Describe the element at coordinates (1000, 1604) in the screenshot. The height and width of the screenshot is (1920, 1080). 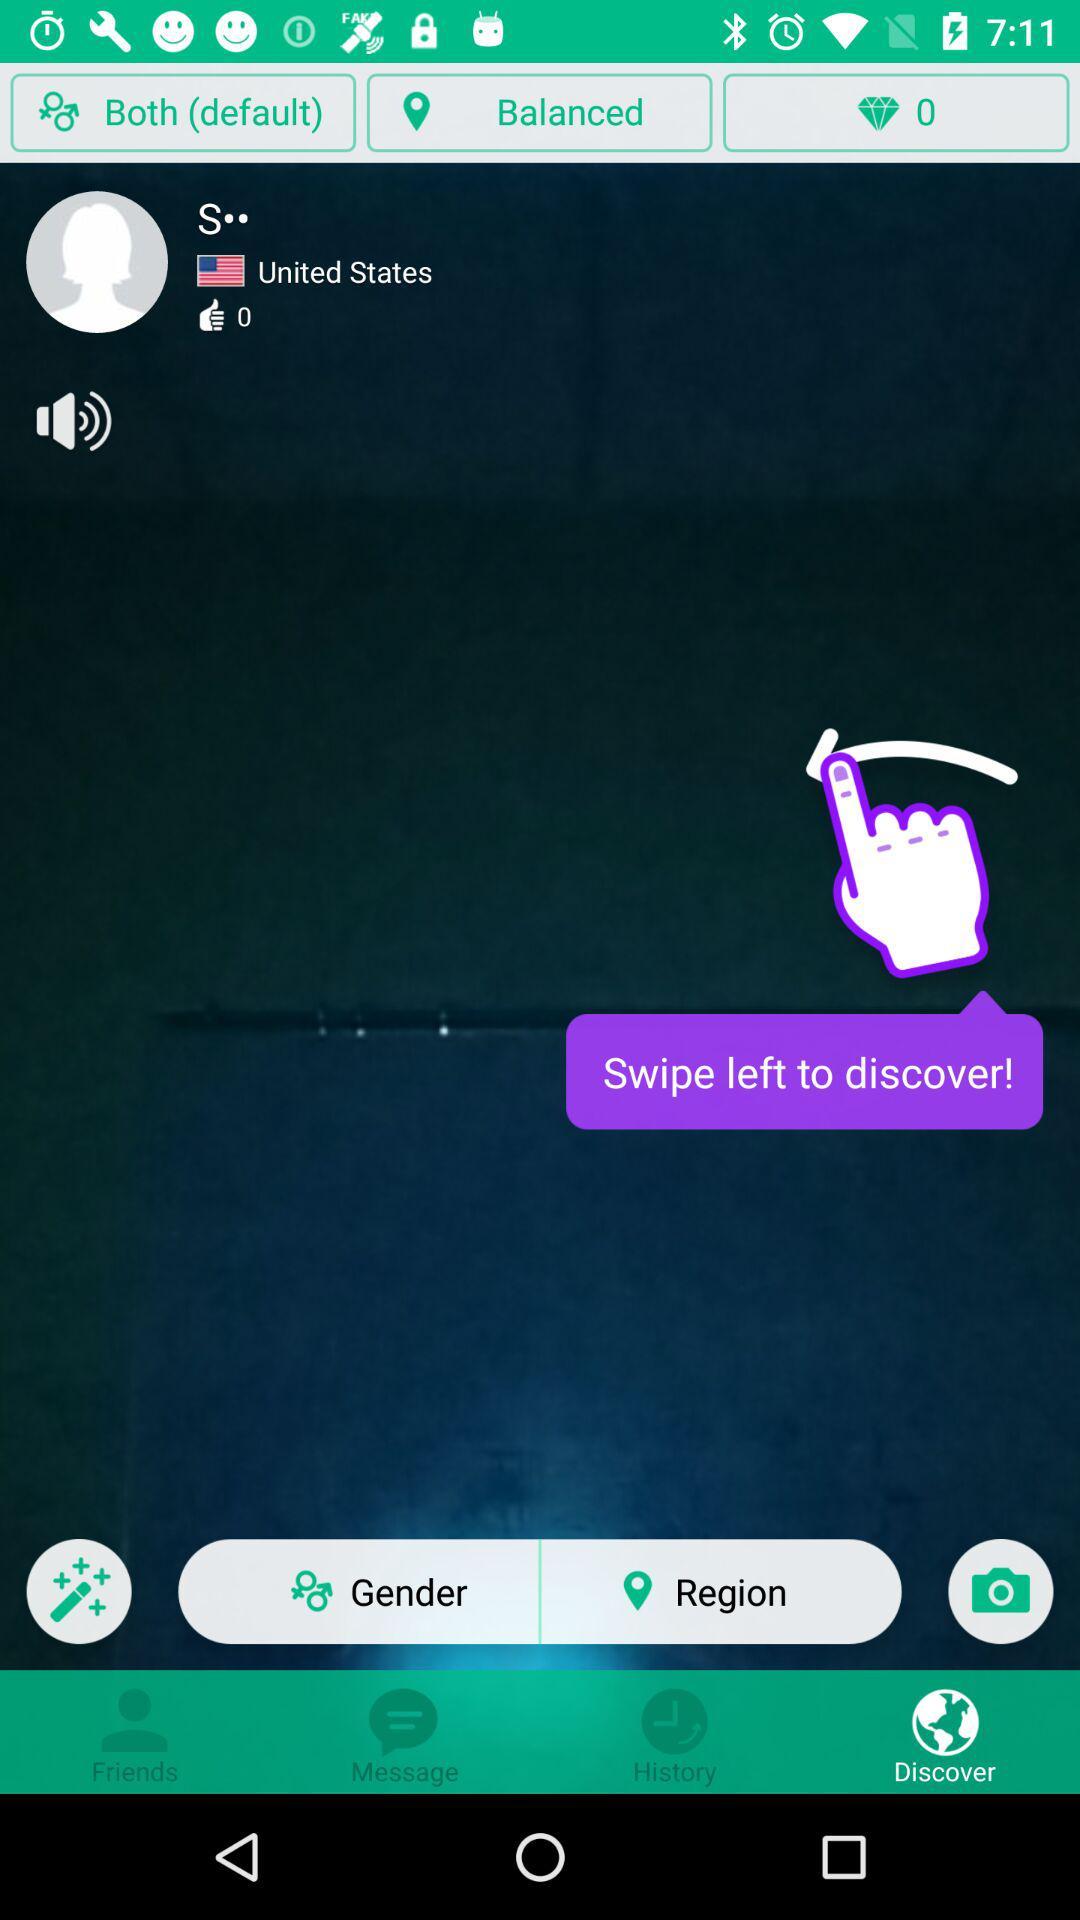
I see `take a photo` at that location.